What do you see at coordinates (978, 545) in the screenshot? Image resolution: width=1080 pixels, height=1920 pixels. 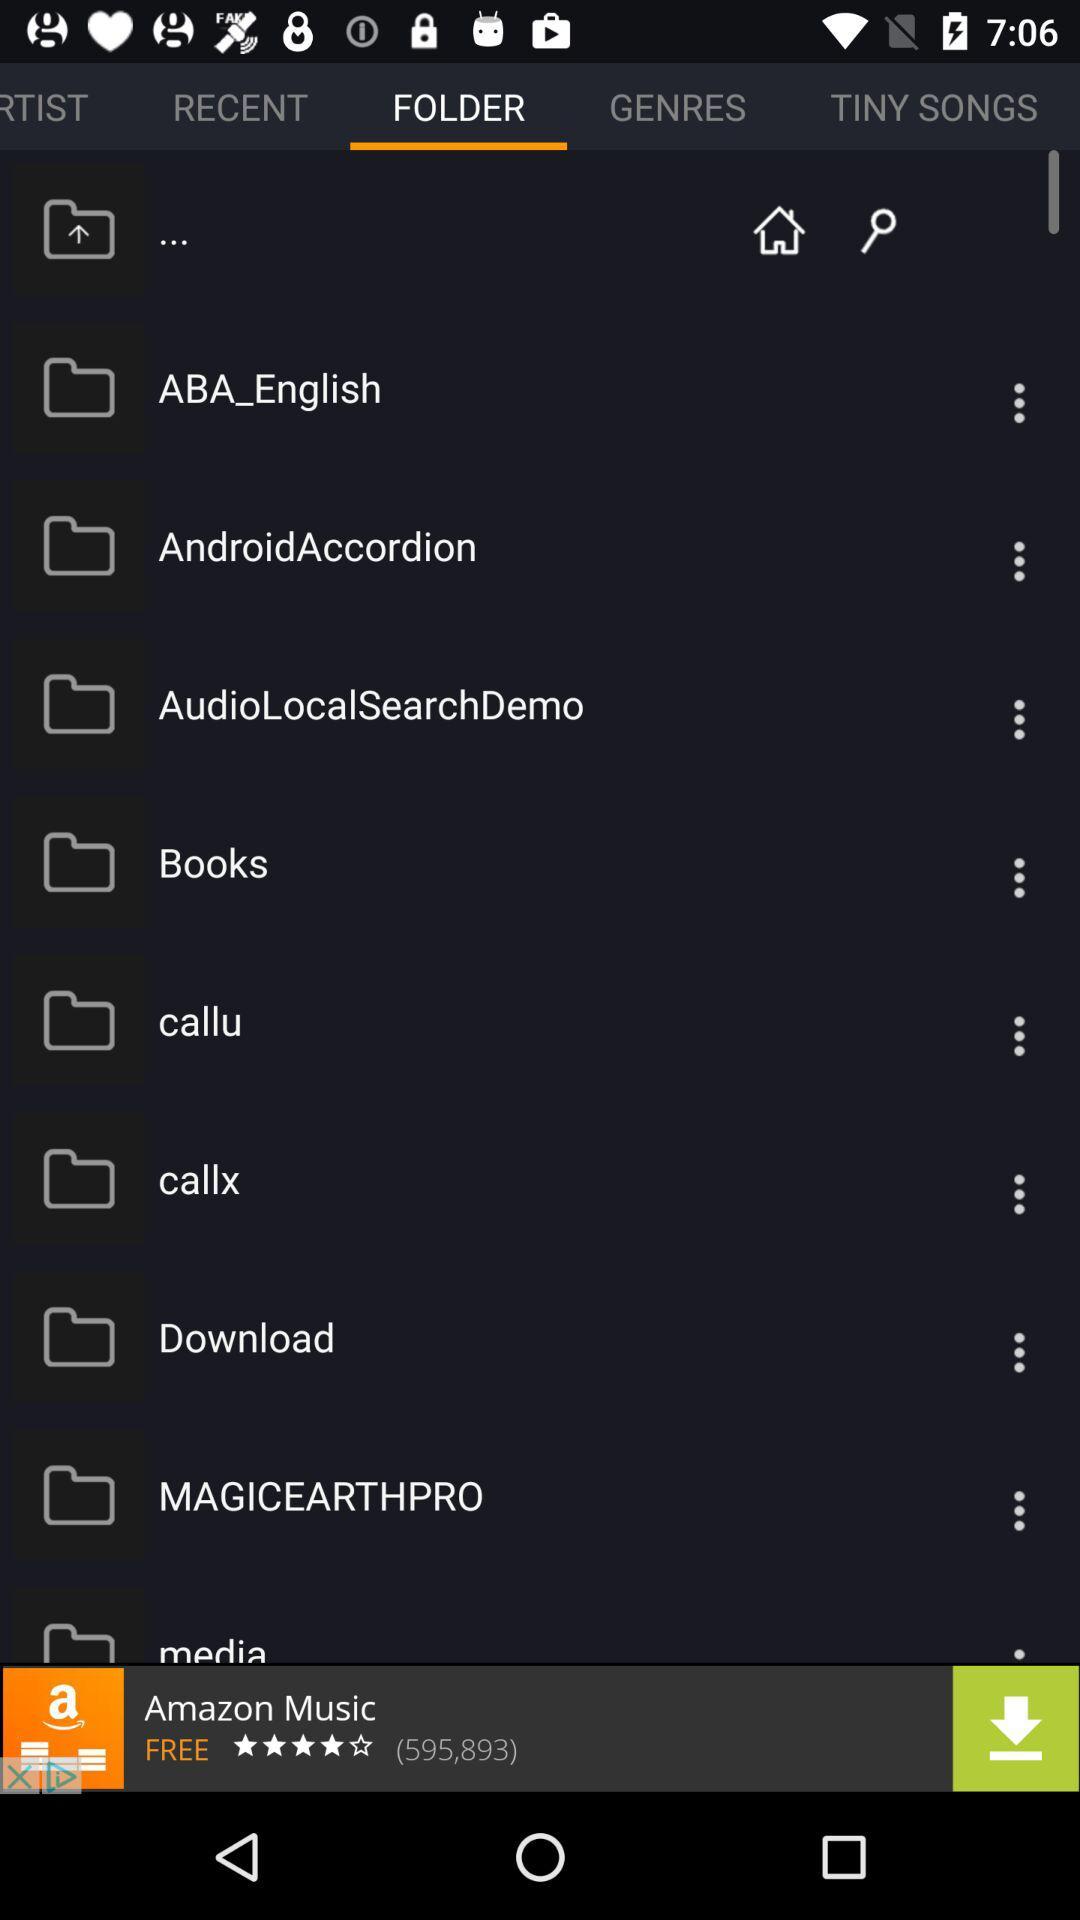 I see `options` at bounding box center [978, 545].